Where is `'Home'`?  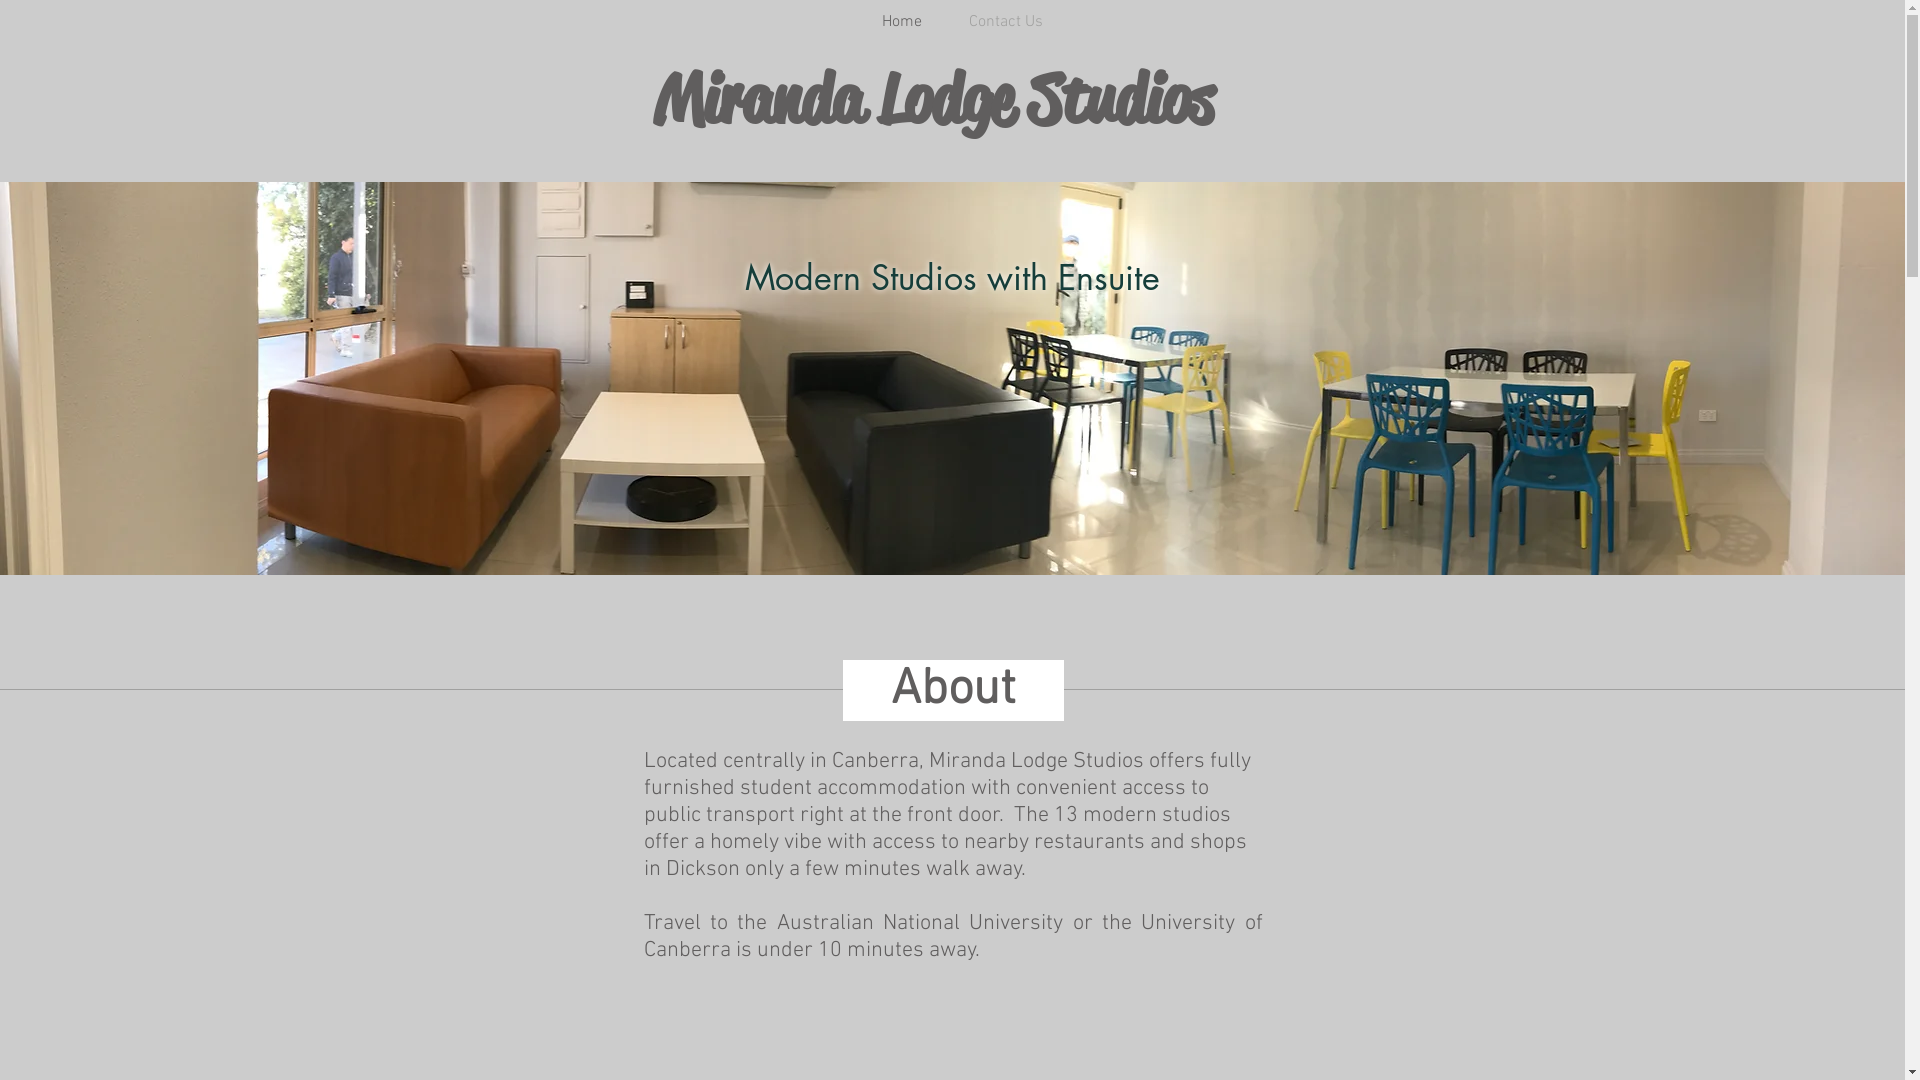 'Home' is located at coordinates (849, 22).